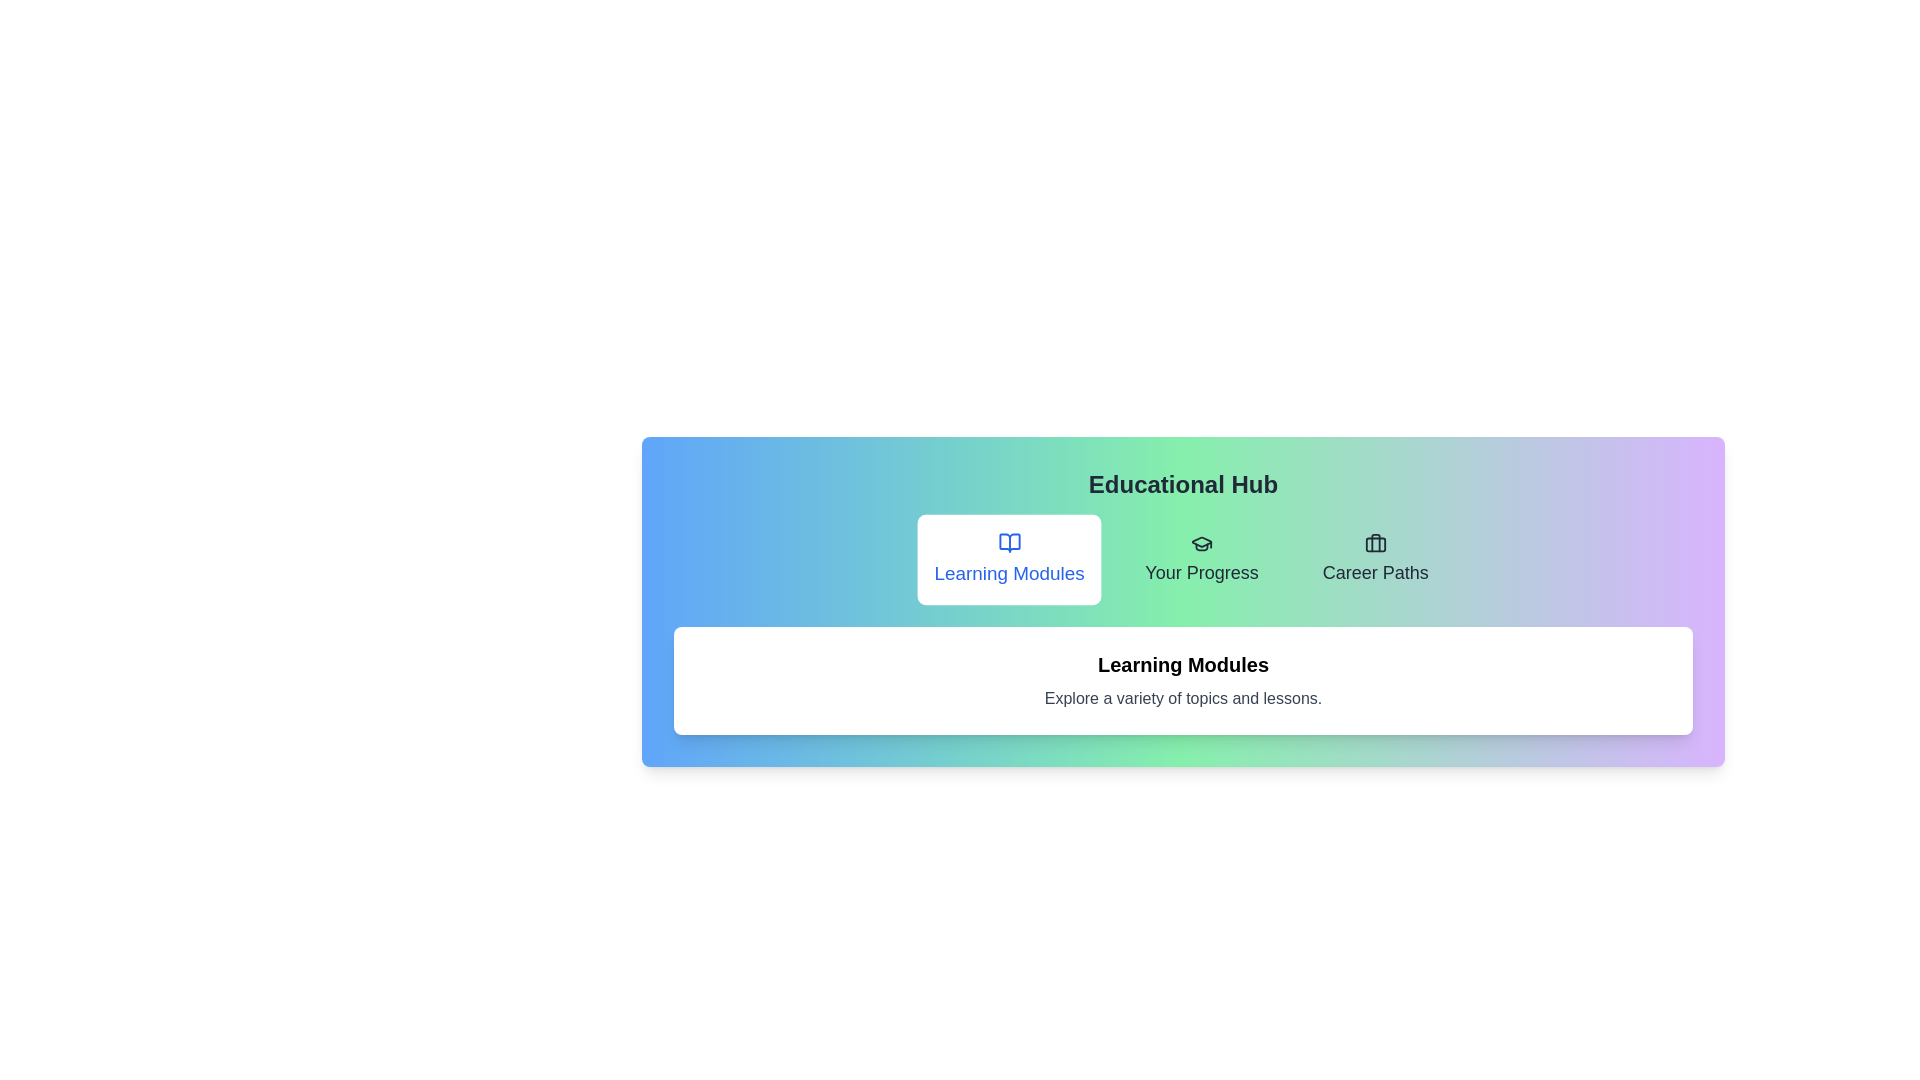 Image resolution: width=1920 pixels, height=1080 pixels. Describe the element at coordinates (1374, 559) in the screenshot. I see `the tab Career Paths to view its content` at that location.